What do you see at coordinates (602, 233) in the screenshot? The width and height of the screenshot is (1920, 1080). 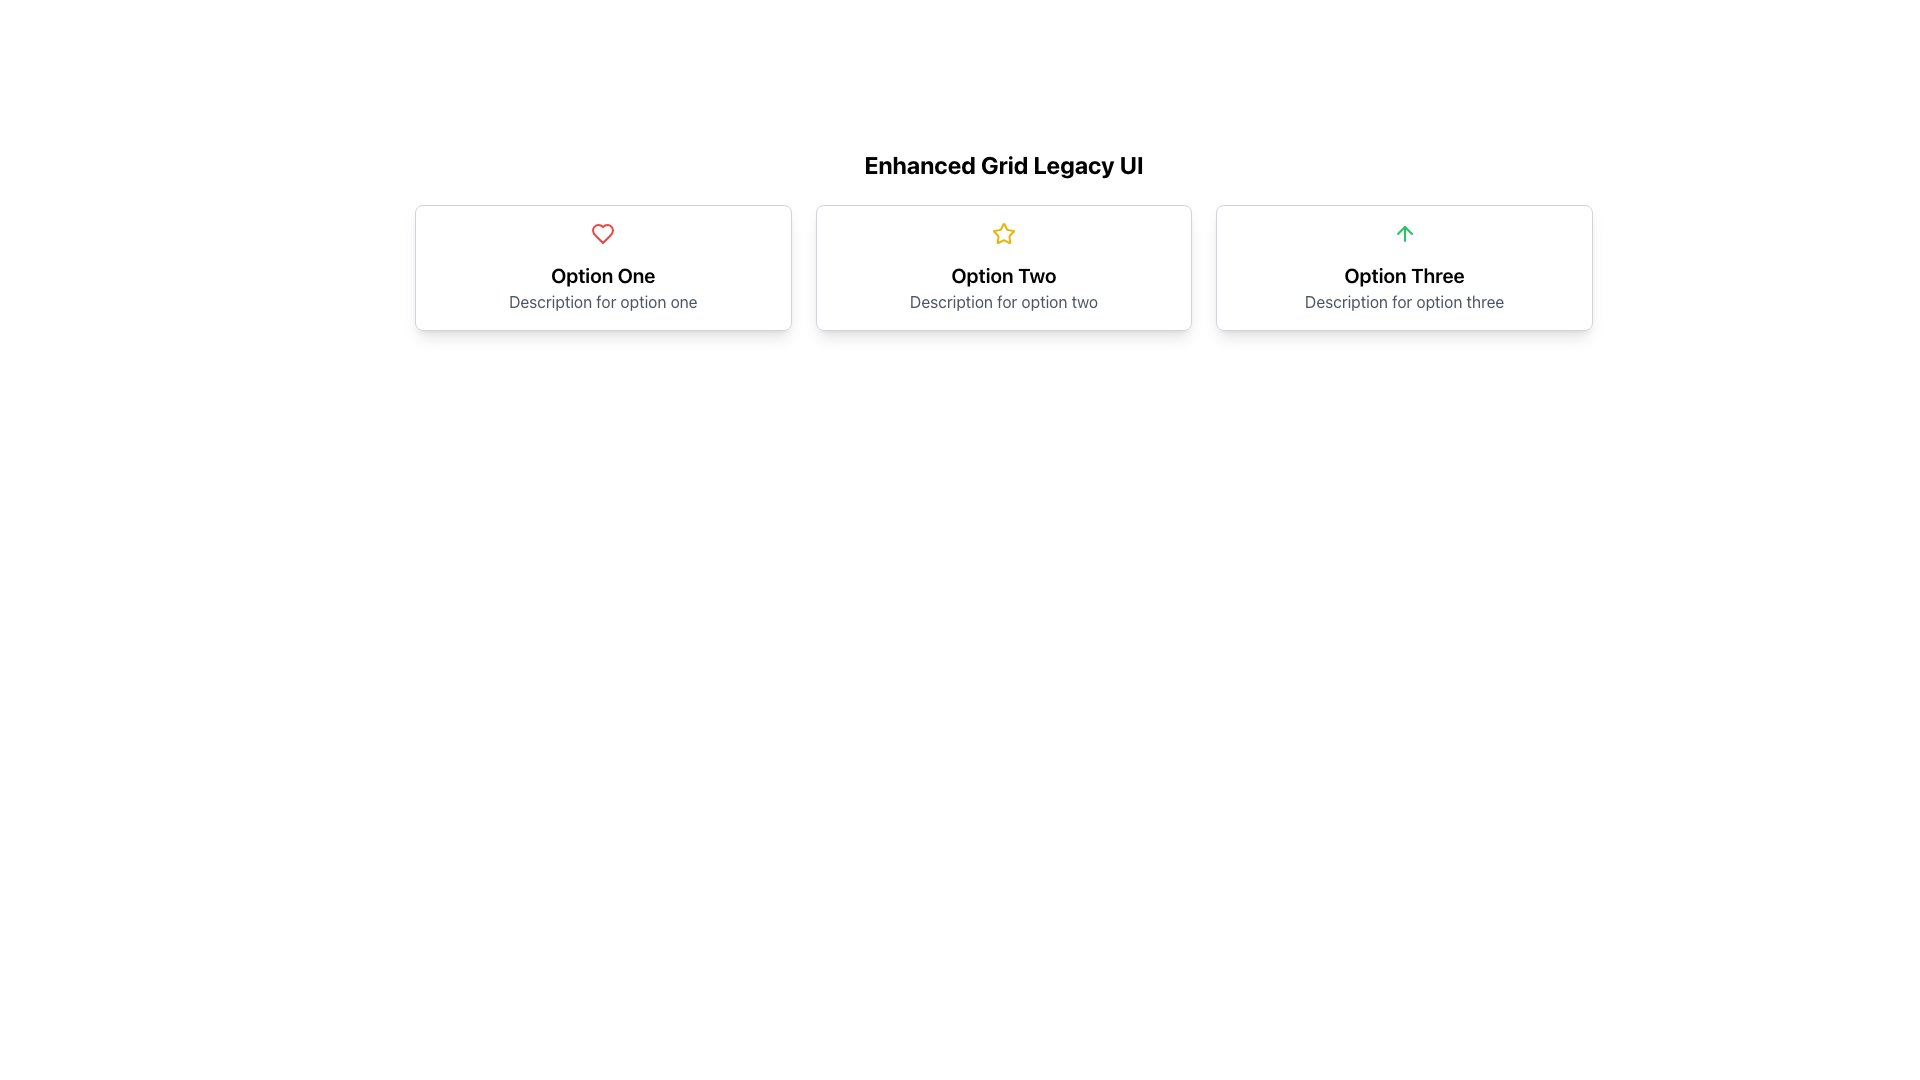 I see `the red heart icon located in the Option One card, which is directly above the text 'Option One' and 'Description for option one.'` at bounding box center [602, 233].